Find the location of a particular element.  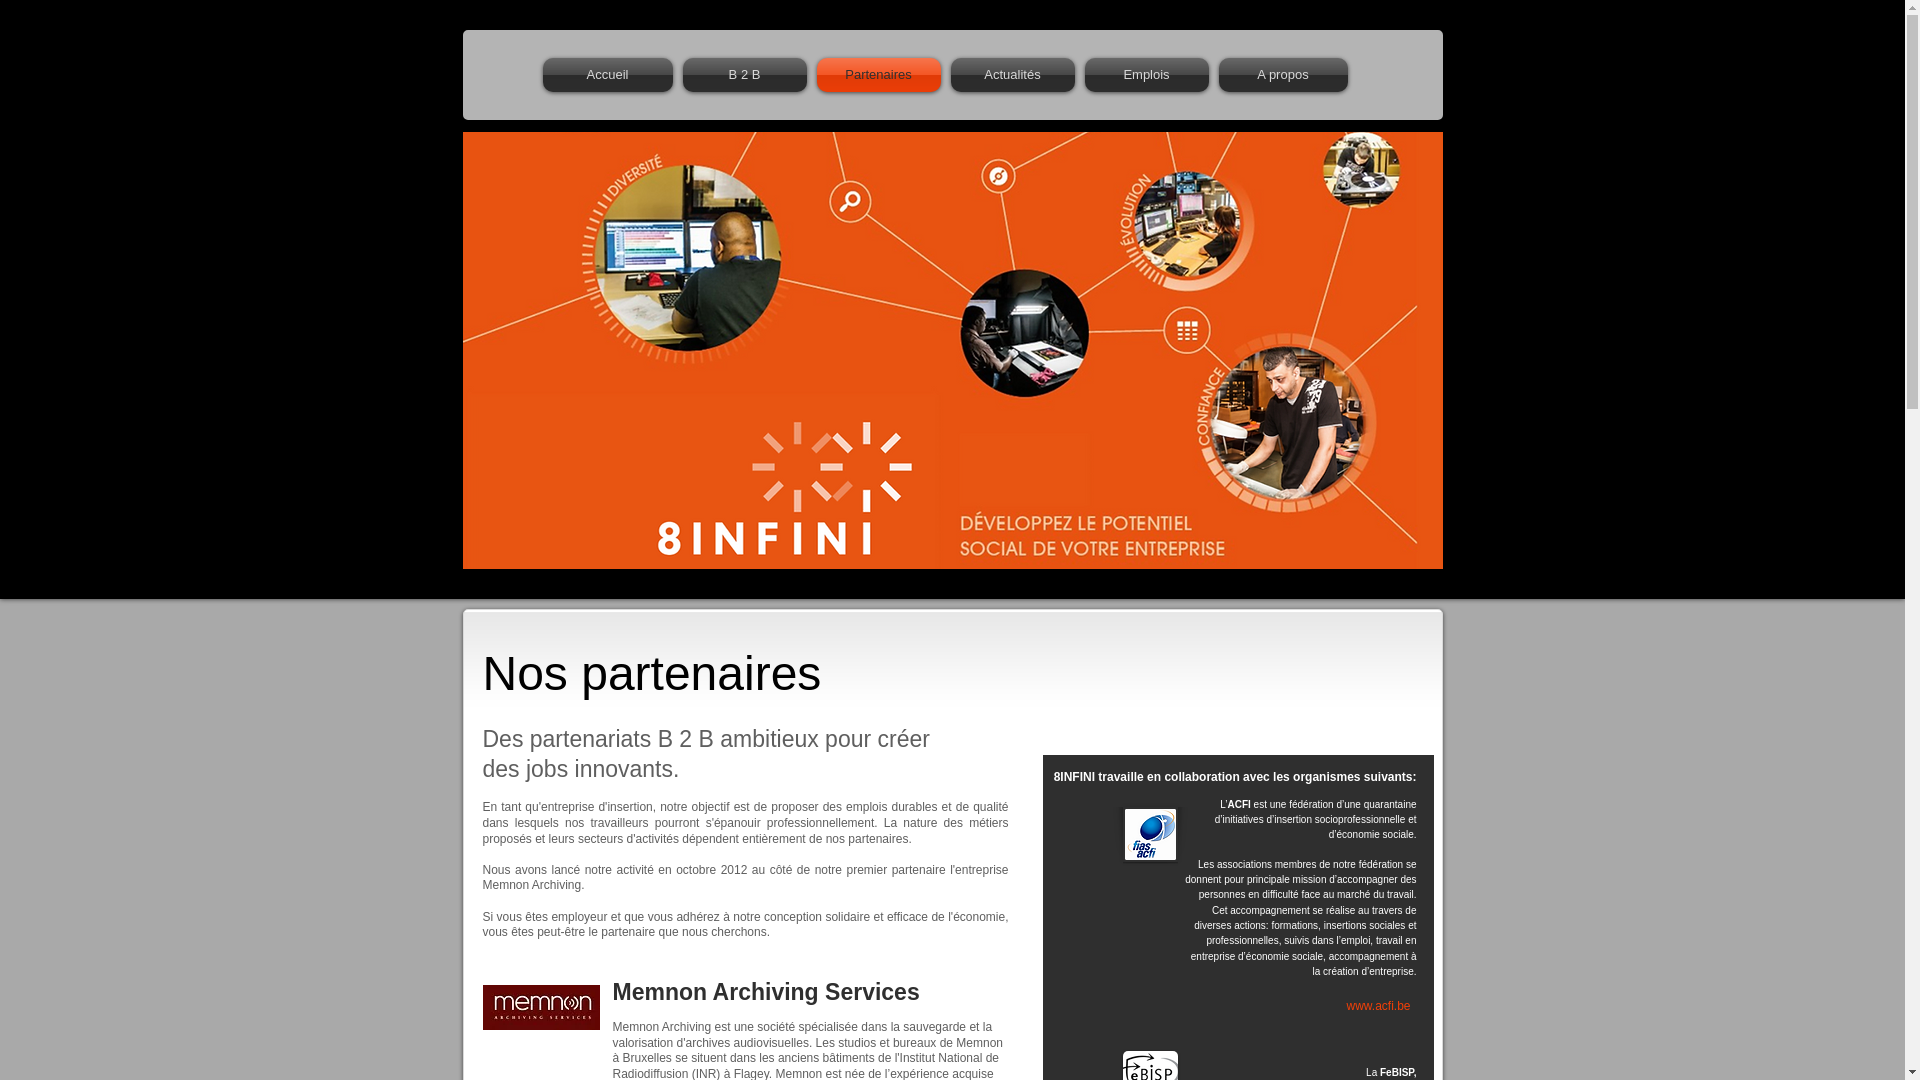

'Emplois' is located at coordinates (1147, 73).